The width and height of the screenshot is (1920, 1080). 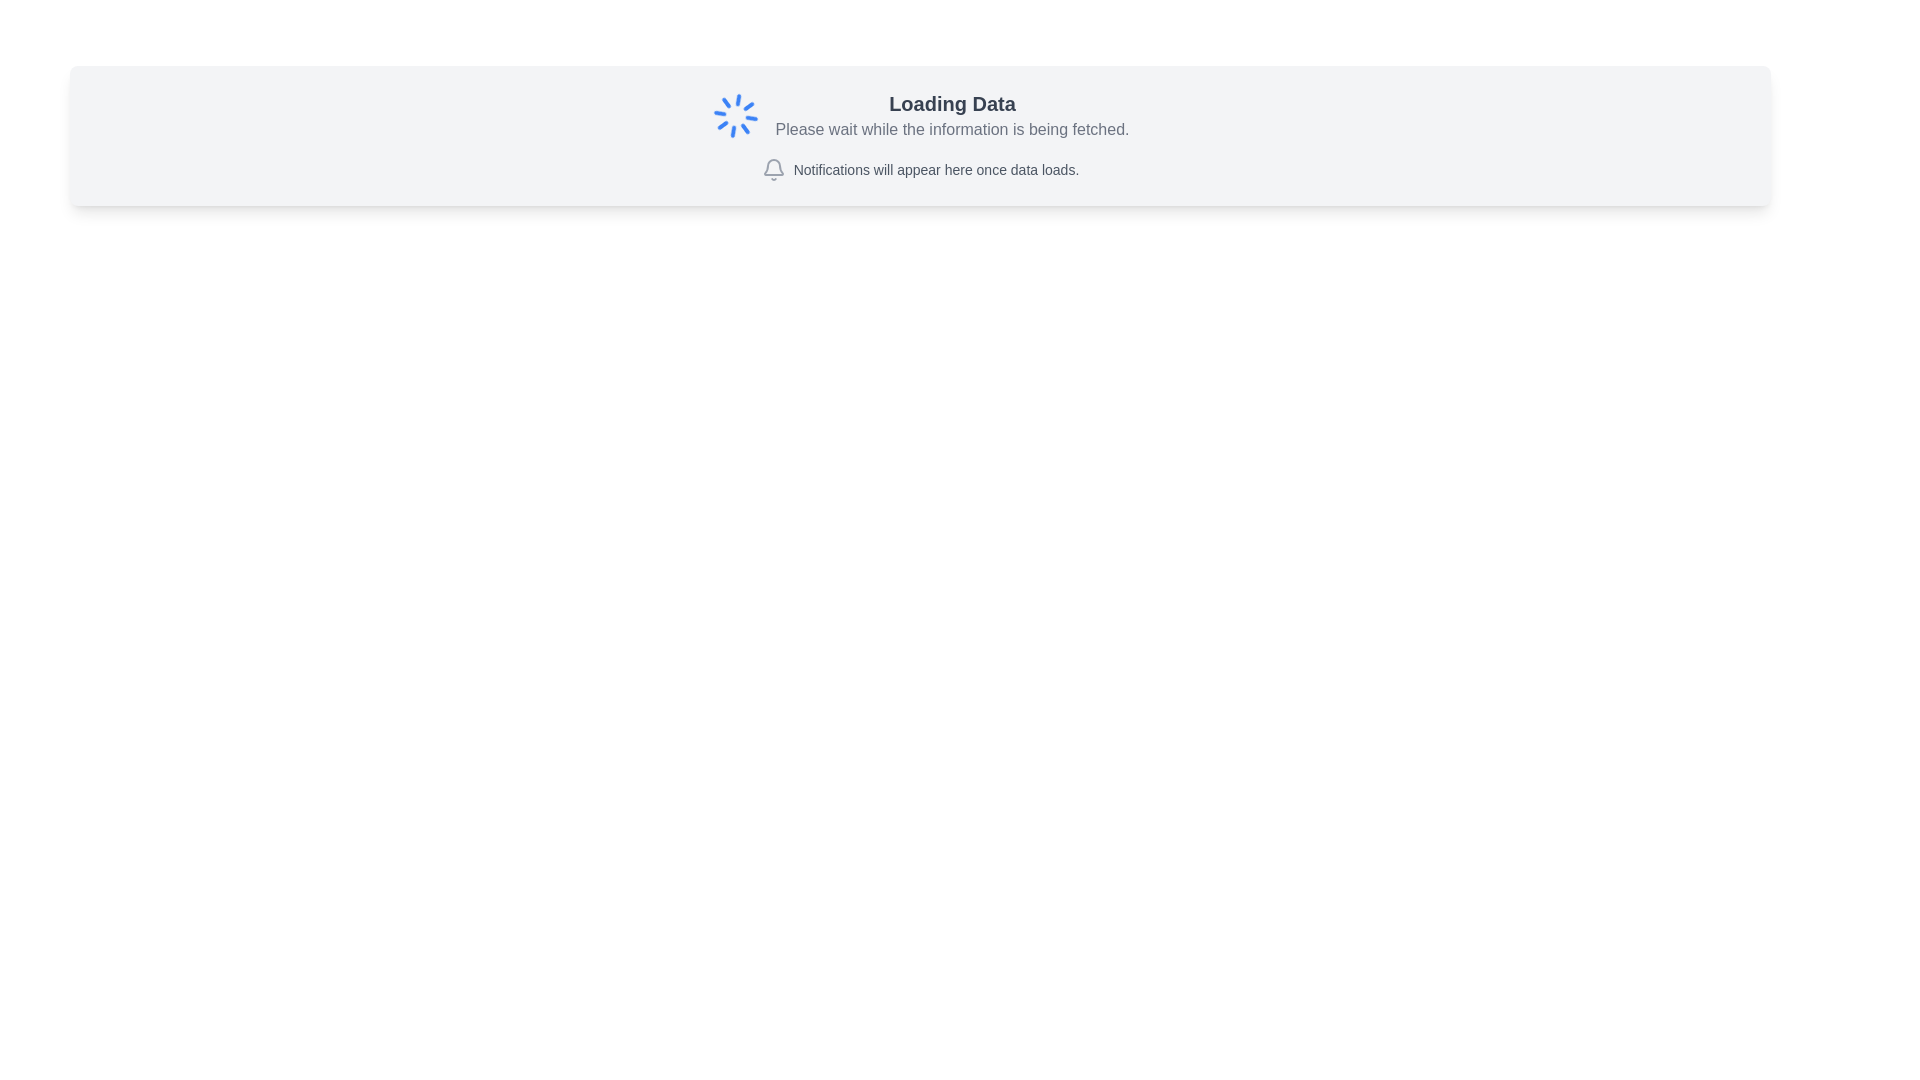 What do you see at coordinates (951, 115) in the screenshot?
I see `status message from the central text block that indicates data is currently being loaded` at bounding box center [951, 115].